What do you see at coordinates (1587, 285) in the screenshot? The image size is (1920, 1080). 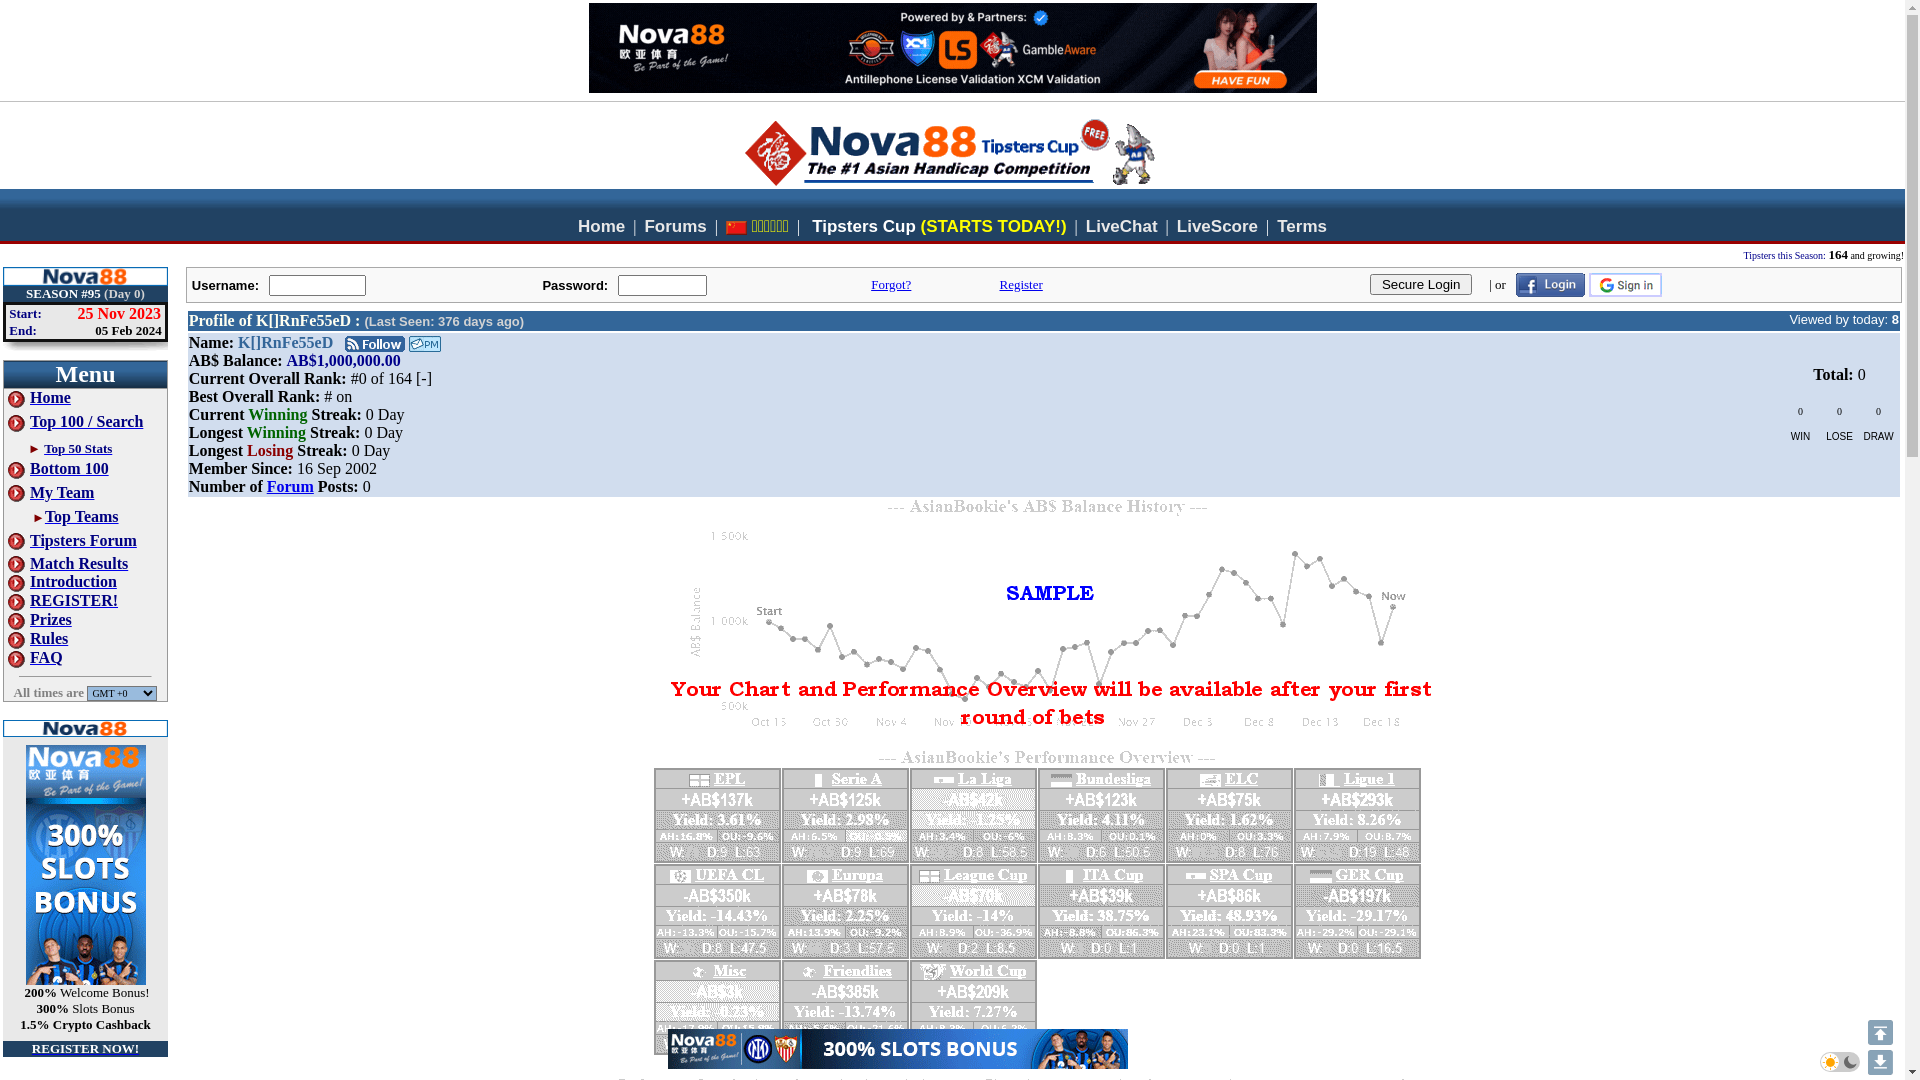 I see `'One-Click Login with Google'` at bounding box center [1587, 285].